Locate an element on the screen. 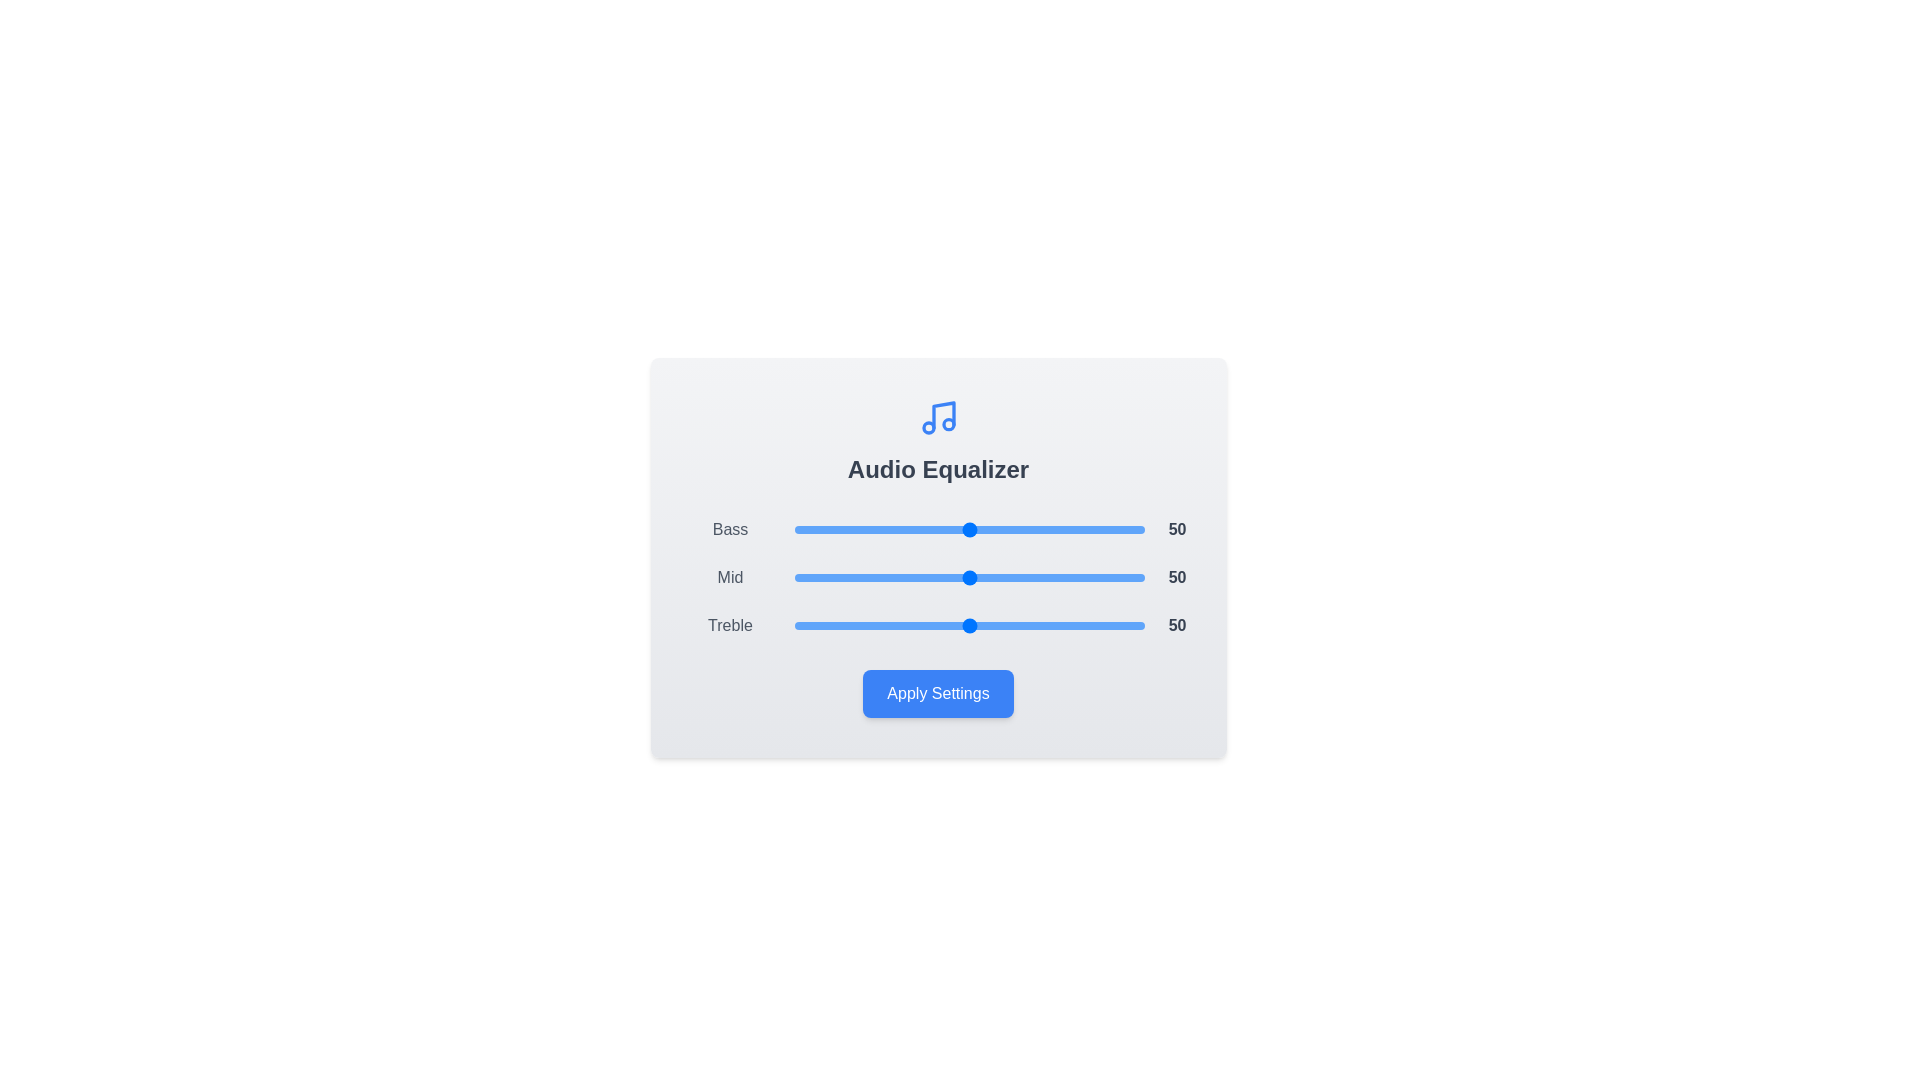 The height and width of the screenshot is (1080, 1920). the 'Mid' slider to 41 is located at coordinates (937, 578).